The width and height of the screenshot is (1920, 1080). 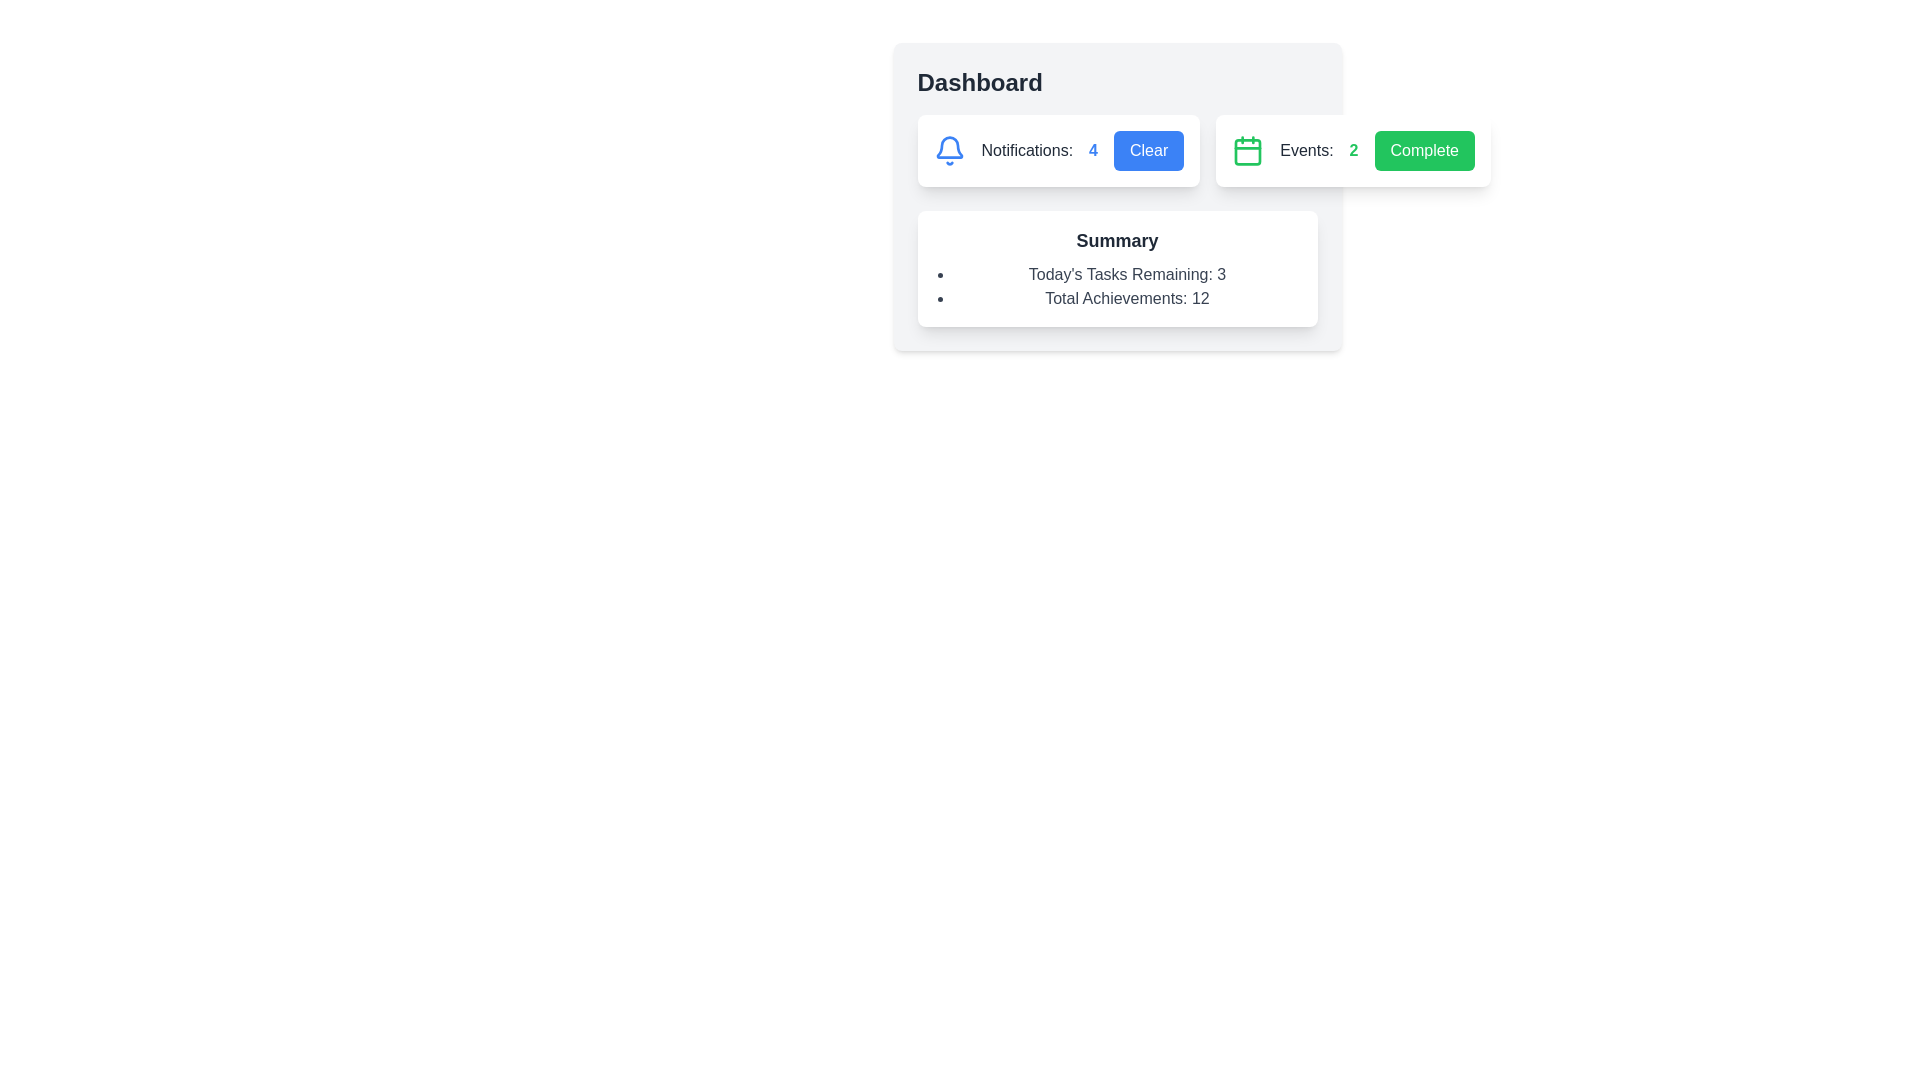 I want to click on text from the Text Label displaying 'Today's Tasks Remaining: 3', which is the first item in the bullet list under the 'Summary' heading, so click(x=1127, y=274).